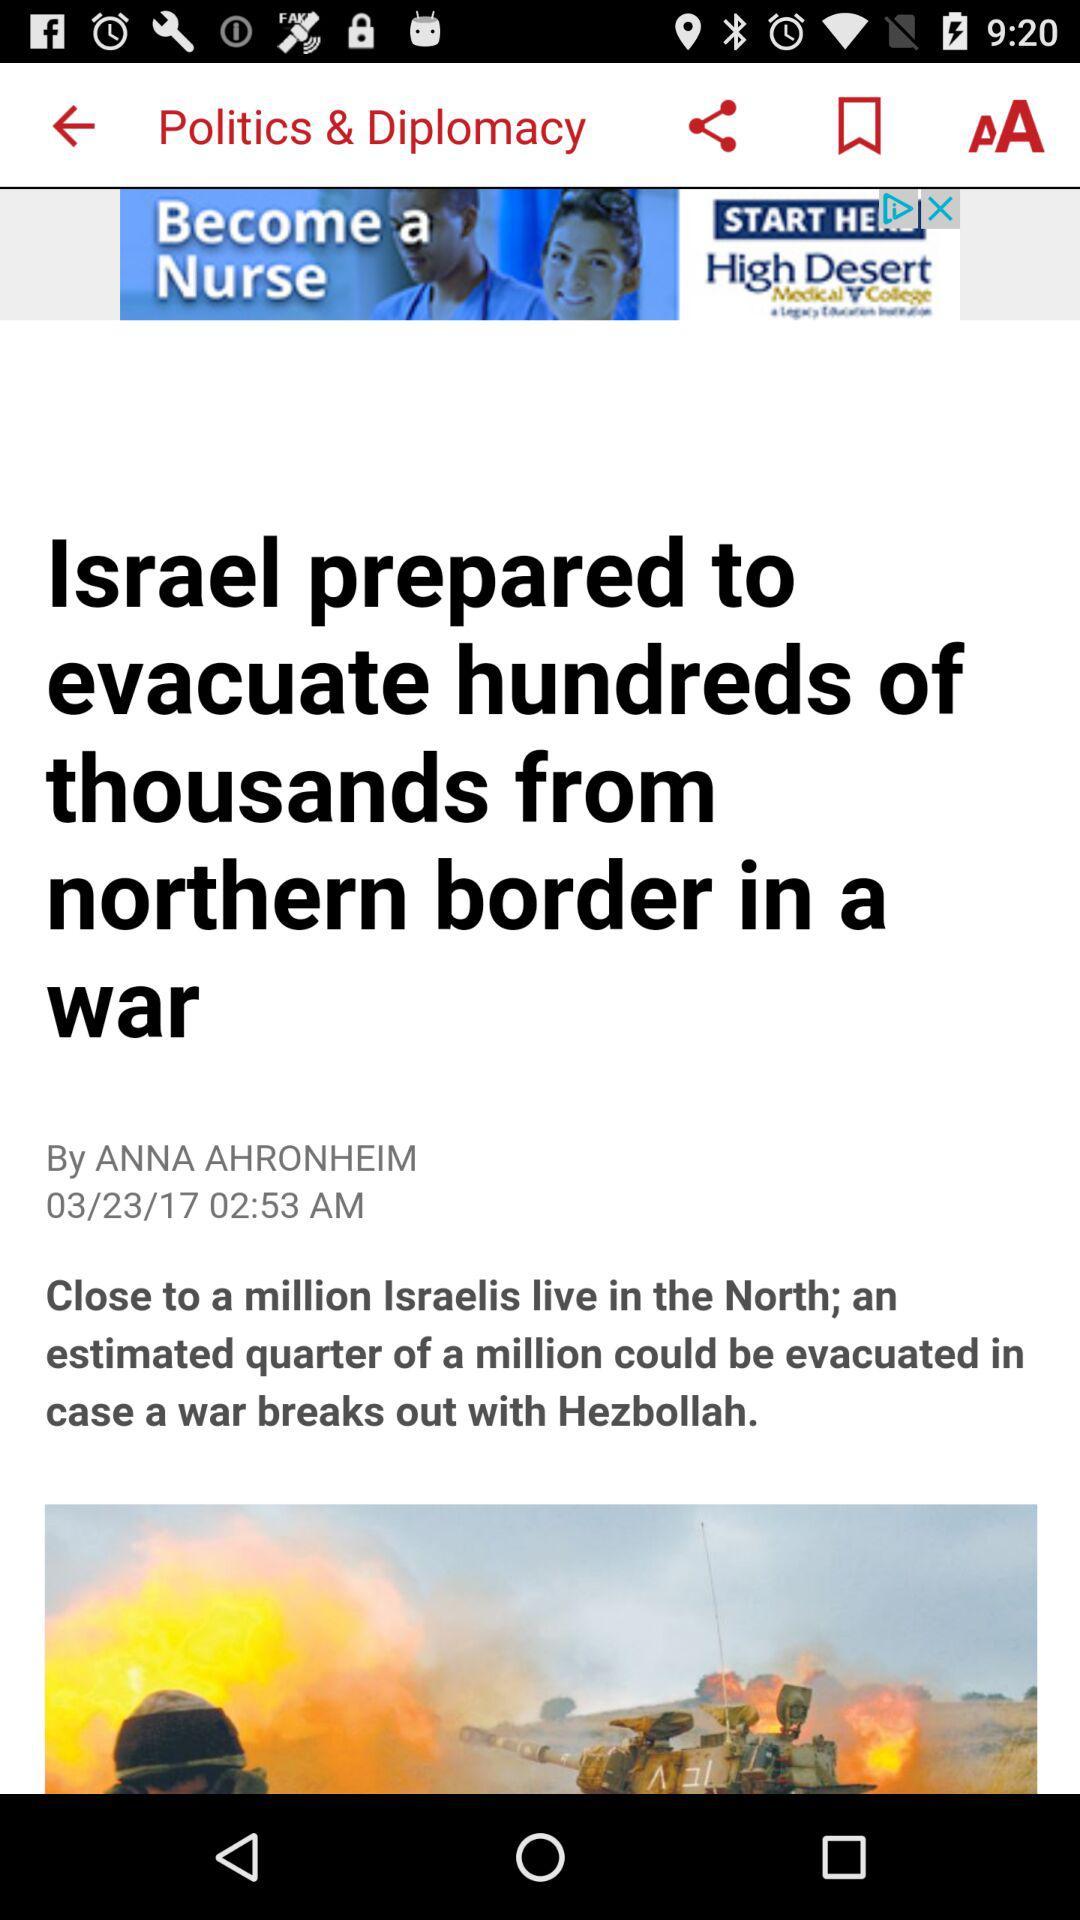 This screenshot has height=1920, width=1080. Describe the element at coordinates (540, 253) in the screenshot. I see `advertisement` at that location.